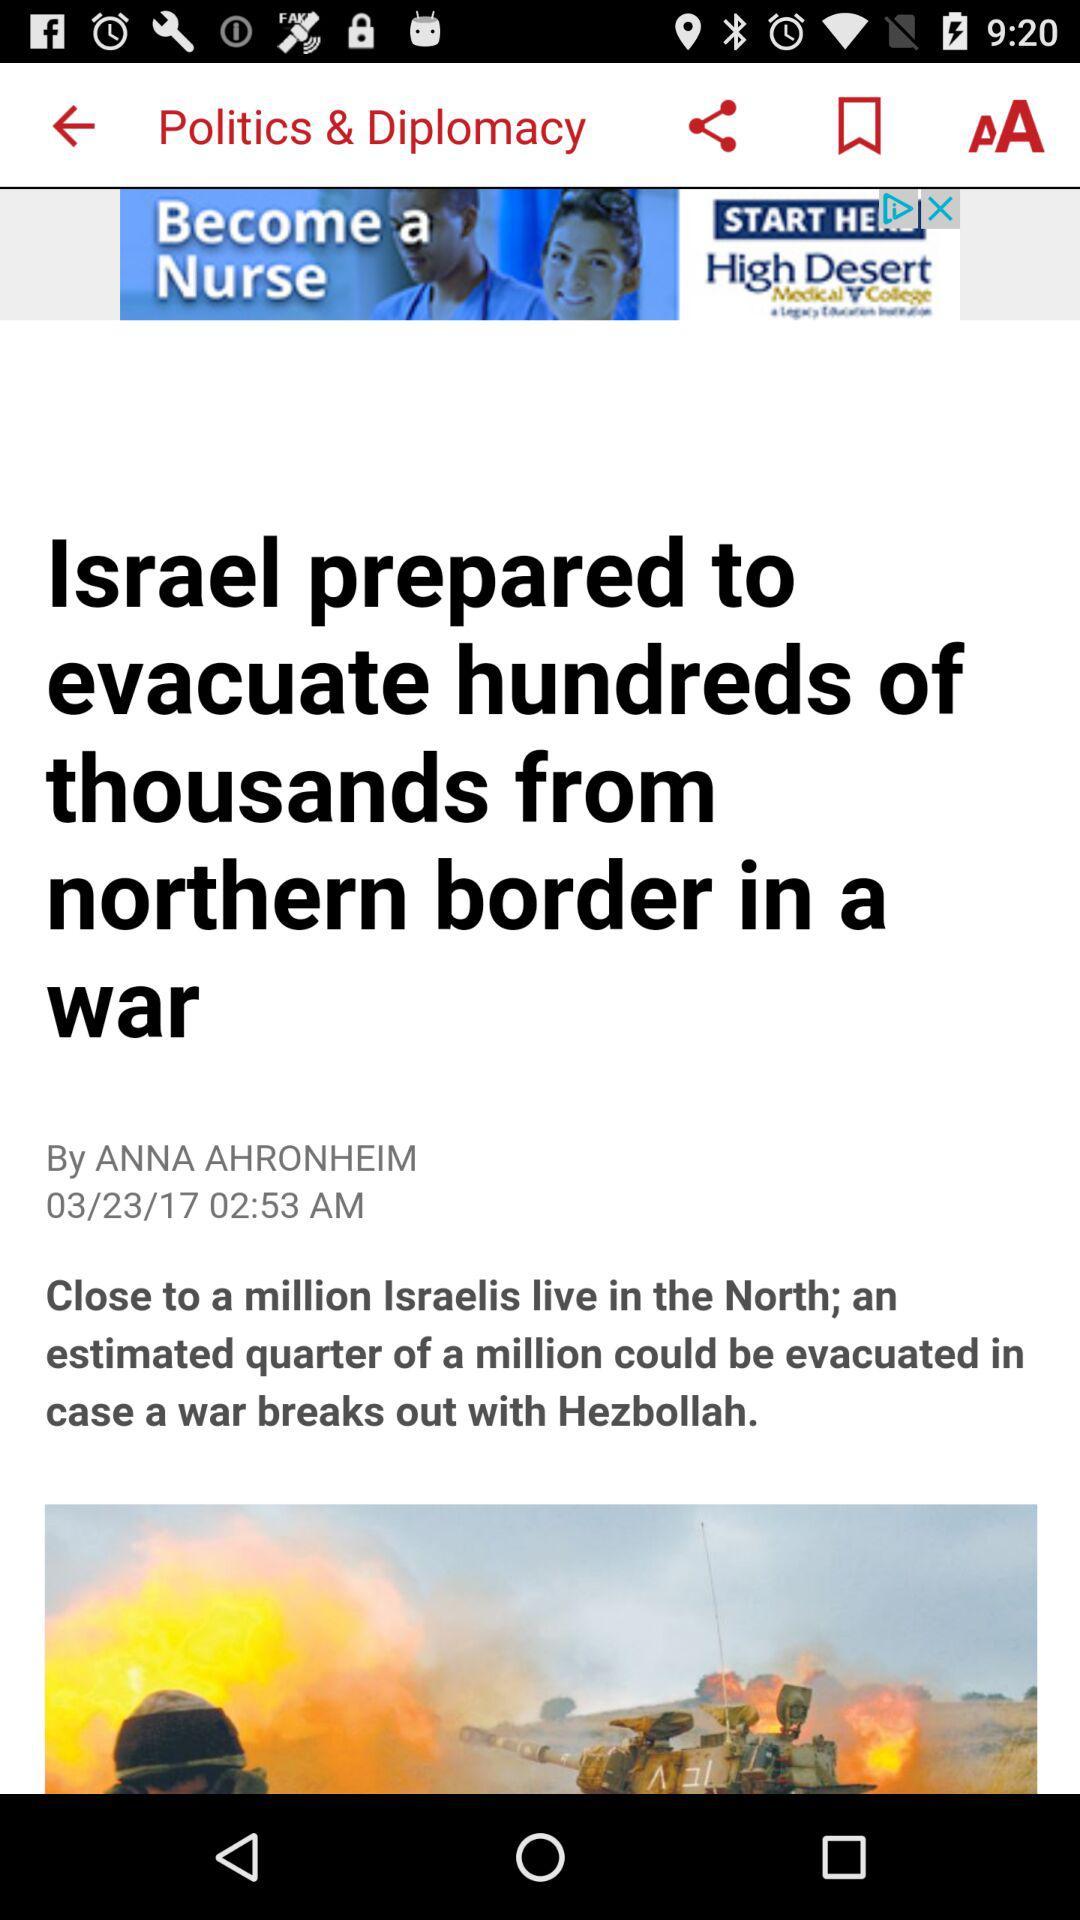 This screenshot has height=1920, width=1080. Describe the element at coordinates (540, 253) in the screenshot. I see `advertisement` at that location.